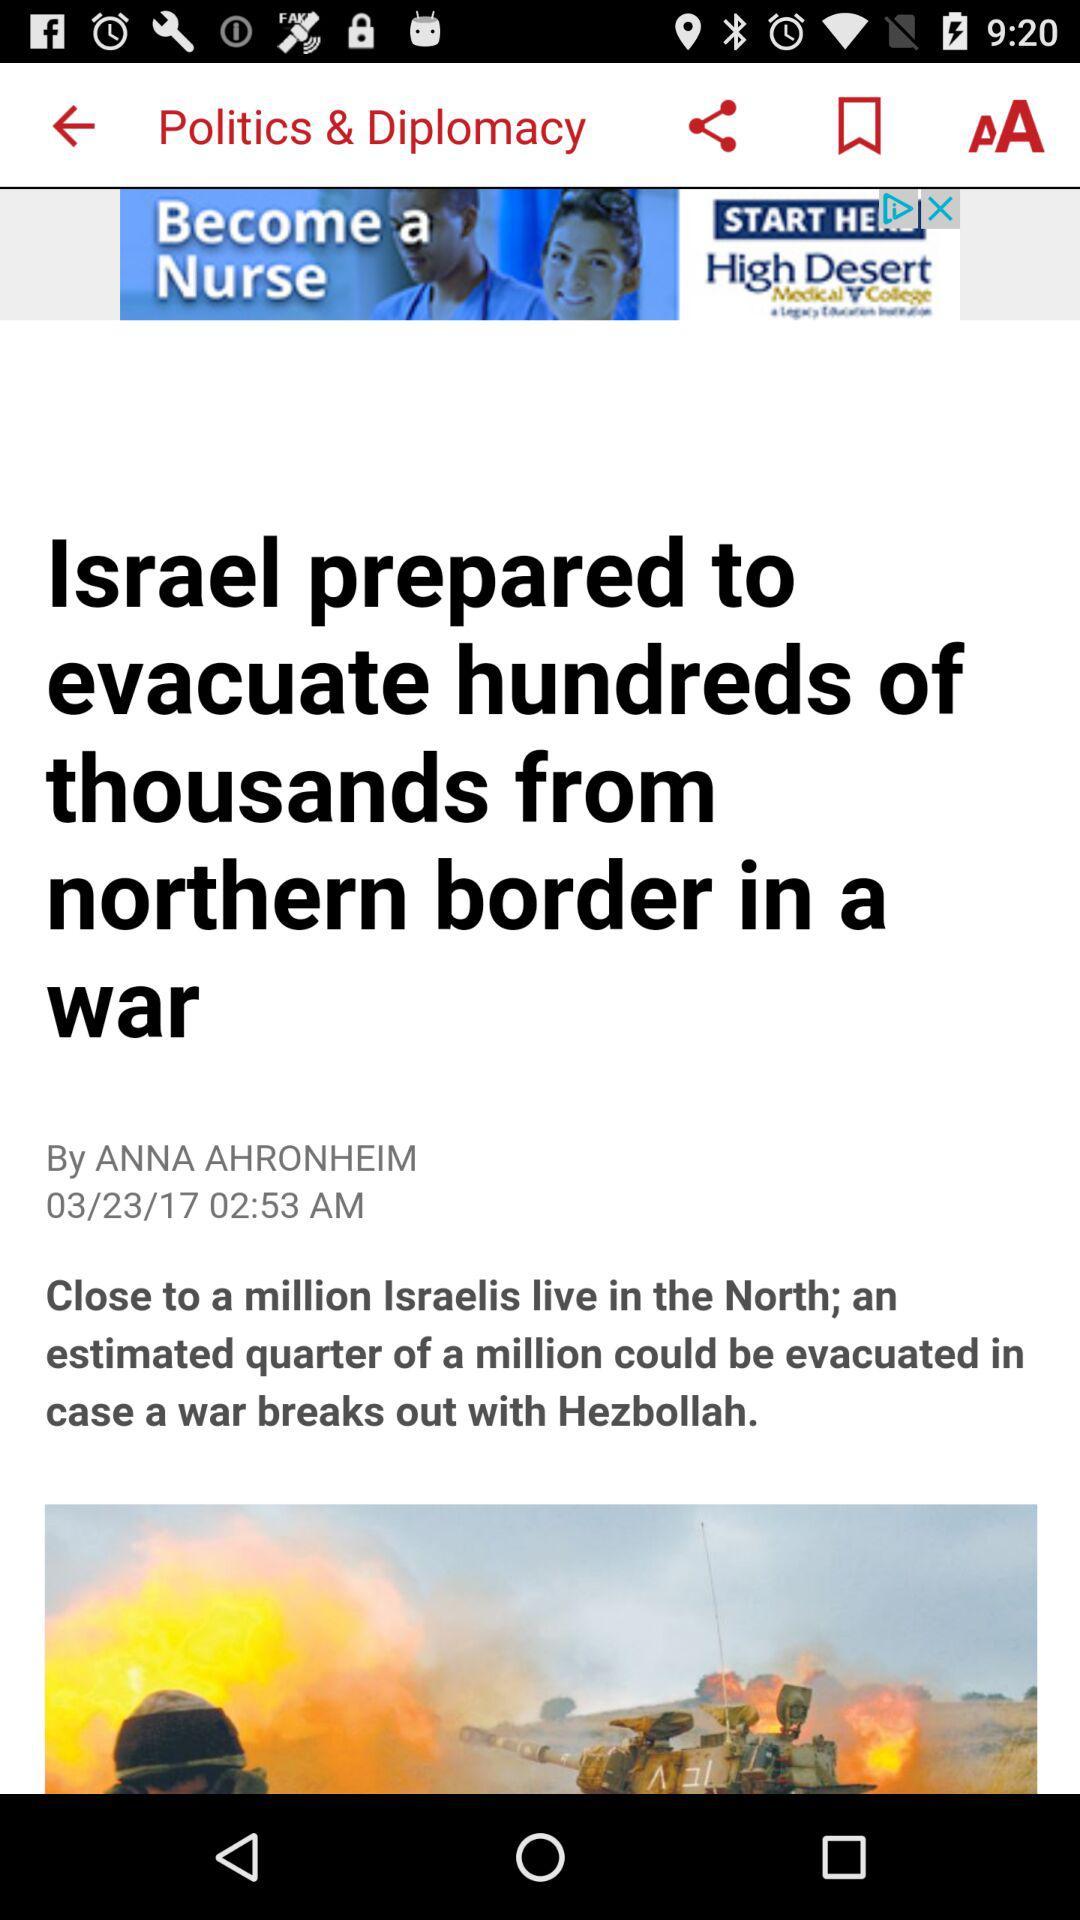 This screenshot has height=1920, width=1080. Describe the element at coordinates (540, 253) in the screenshot. I see `advertisement` at that location.